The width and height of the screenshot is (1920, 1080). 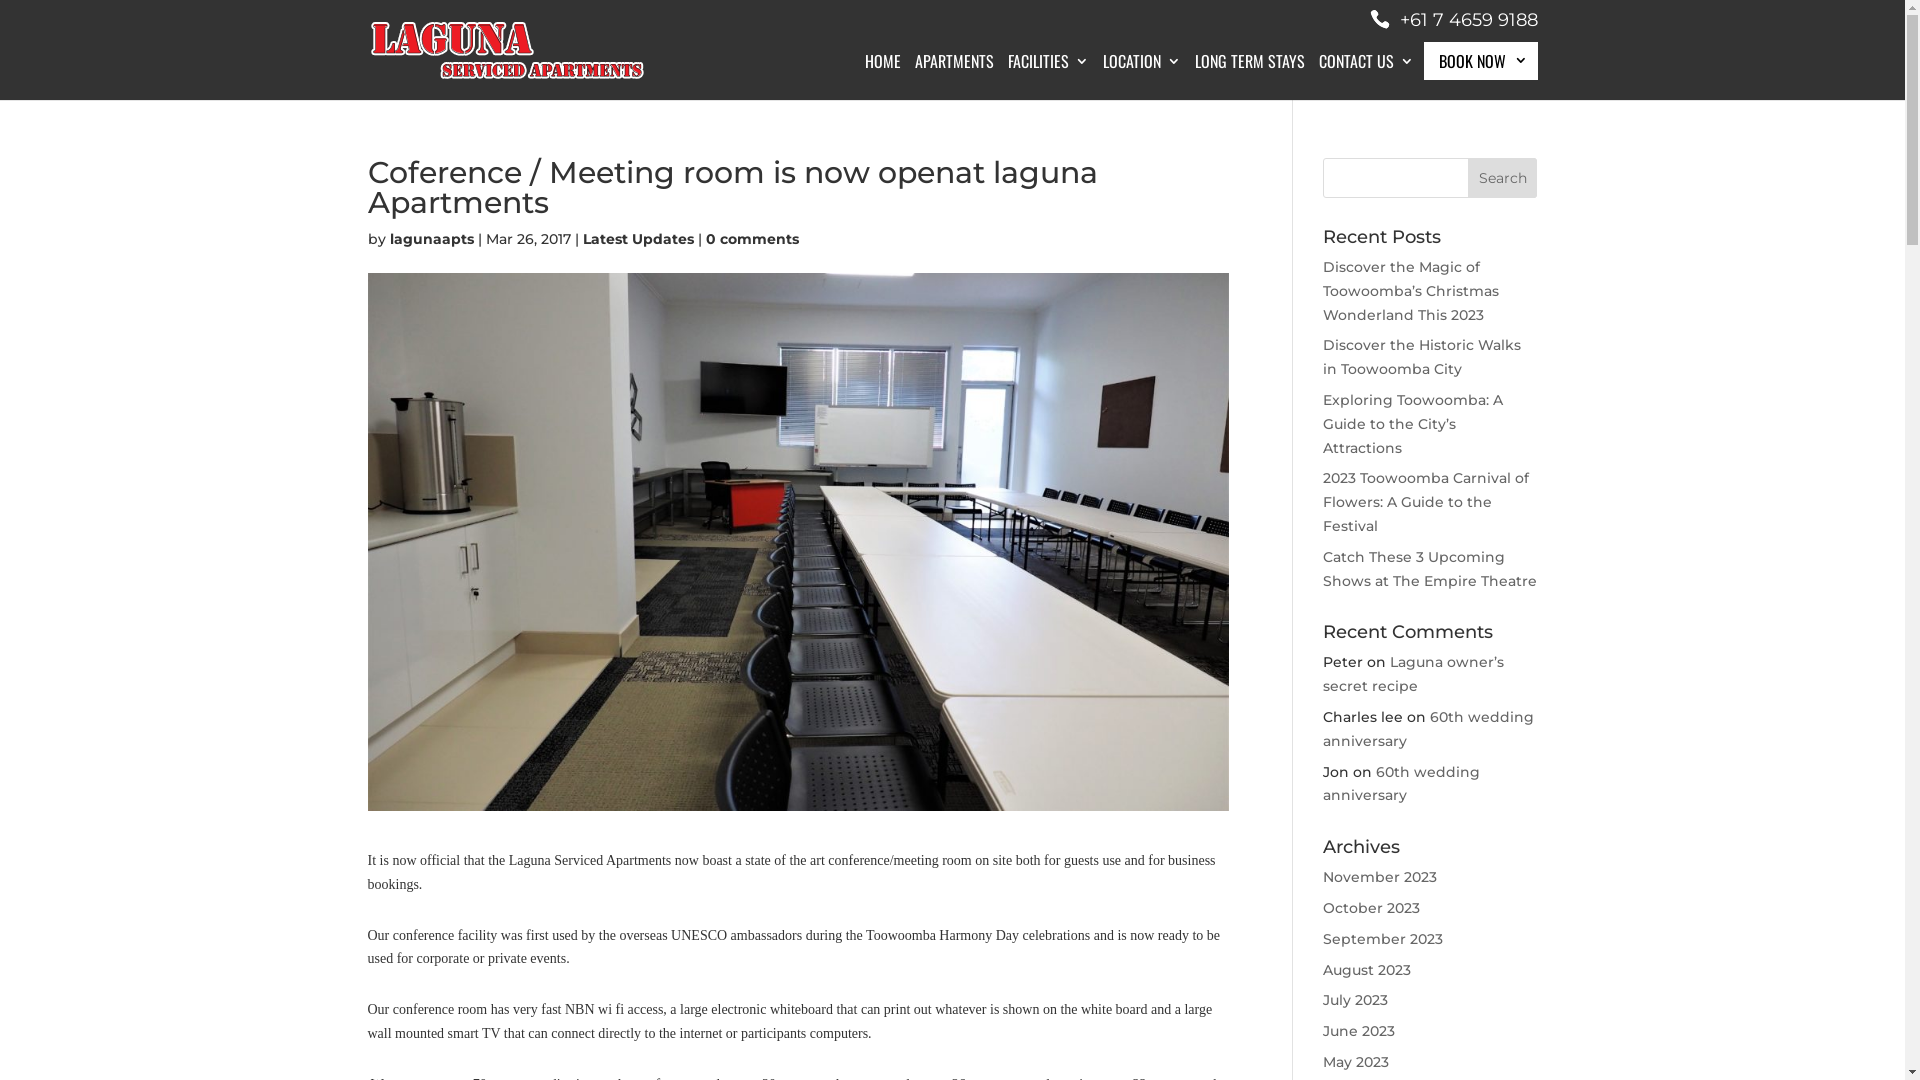 What do you see at coordinates (1427, 729) in the screenshot?
I see `'60th wedding anniversary'` at bounding box center [1427, 729].